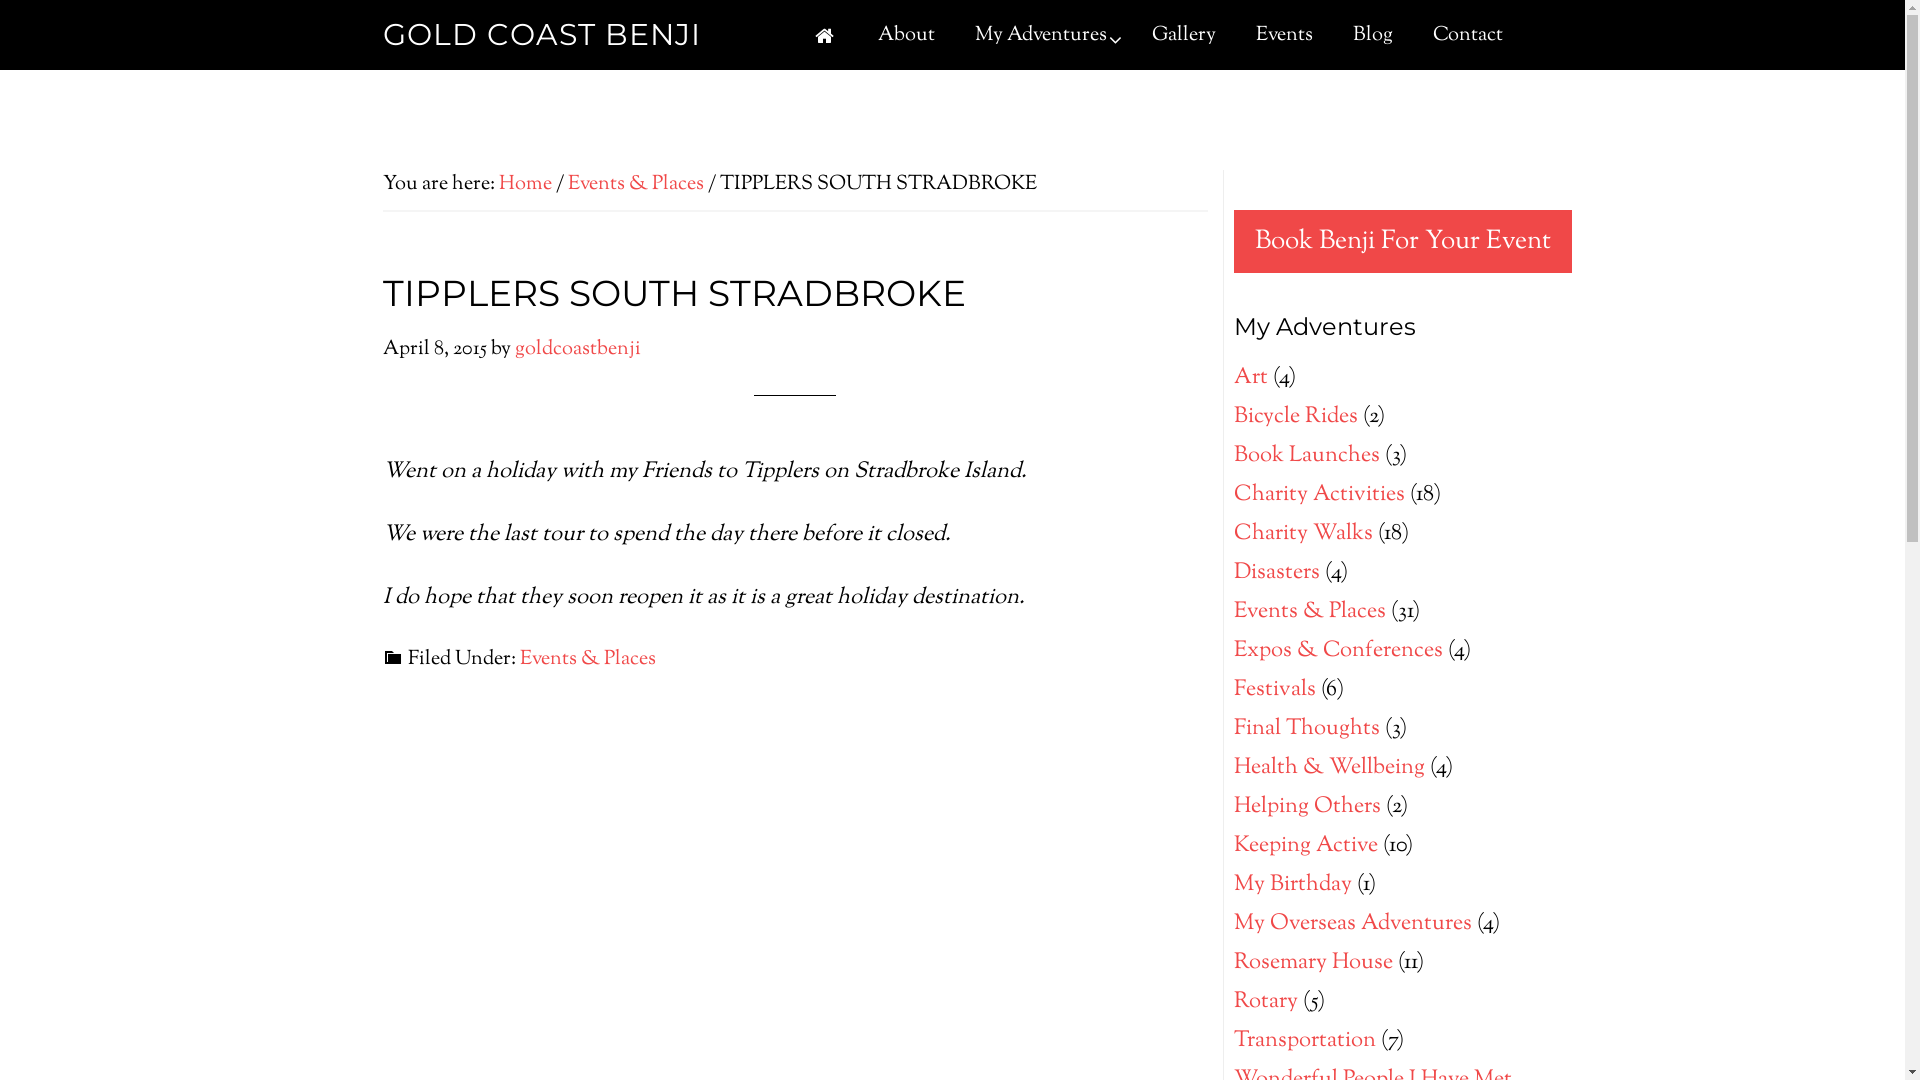 The height and width of the screenshot is (1080, 1920). What do you see at coordinates (858, 35) in the screenshot?
I see `'About'` at bounding box center [858, 35].